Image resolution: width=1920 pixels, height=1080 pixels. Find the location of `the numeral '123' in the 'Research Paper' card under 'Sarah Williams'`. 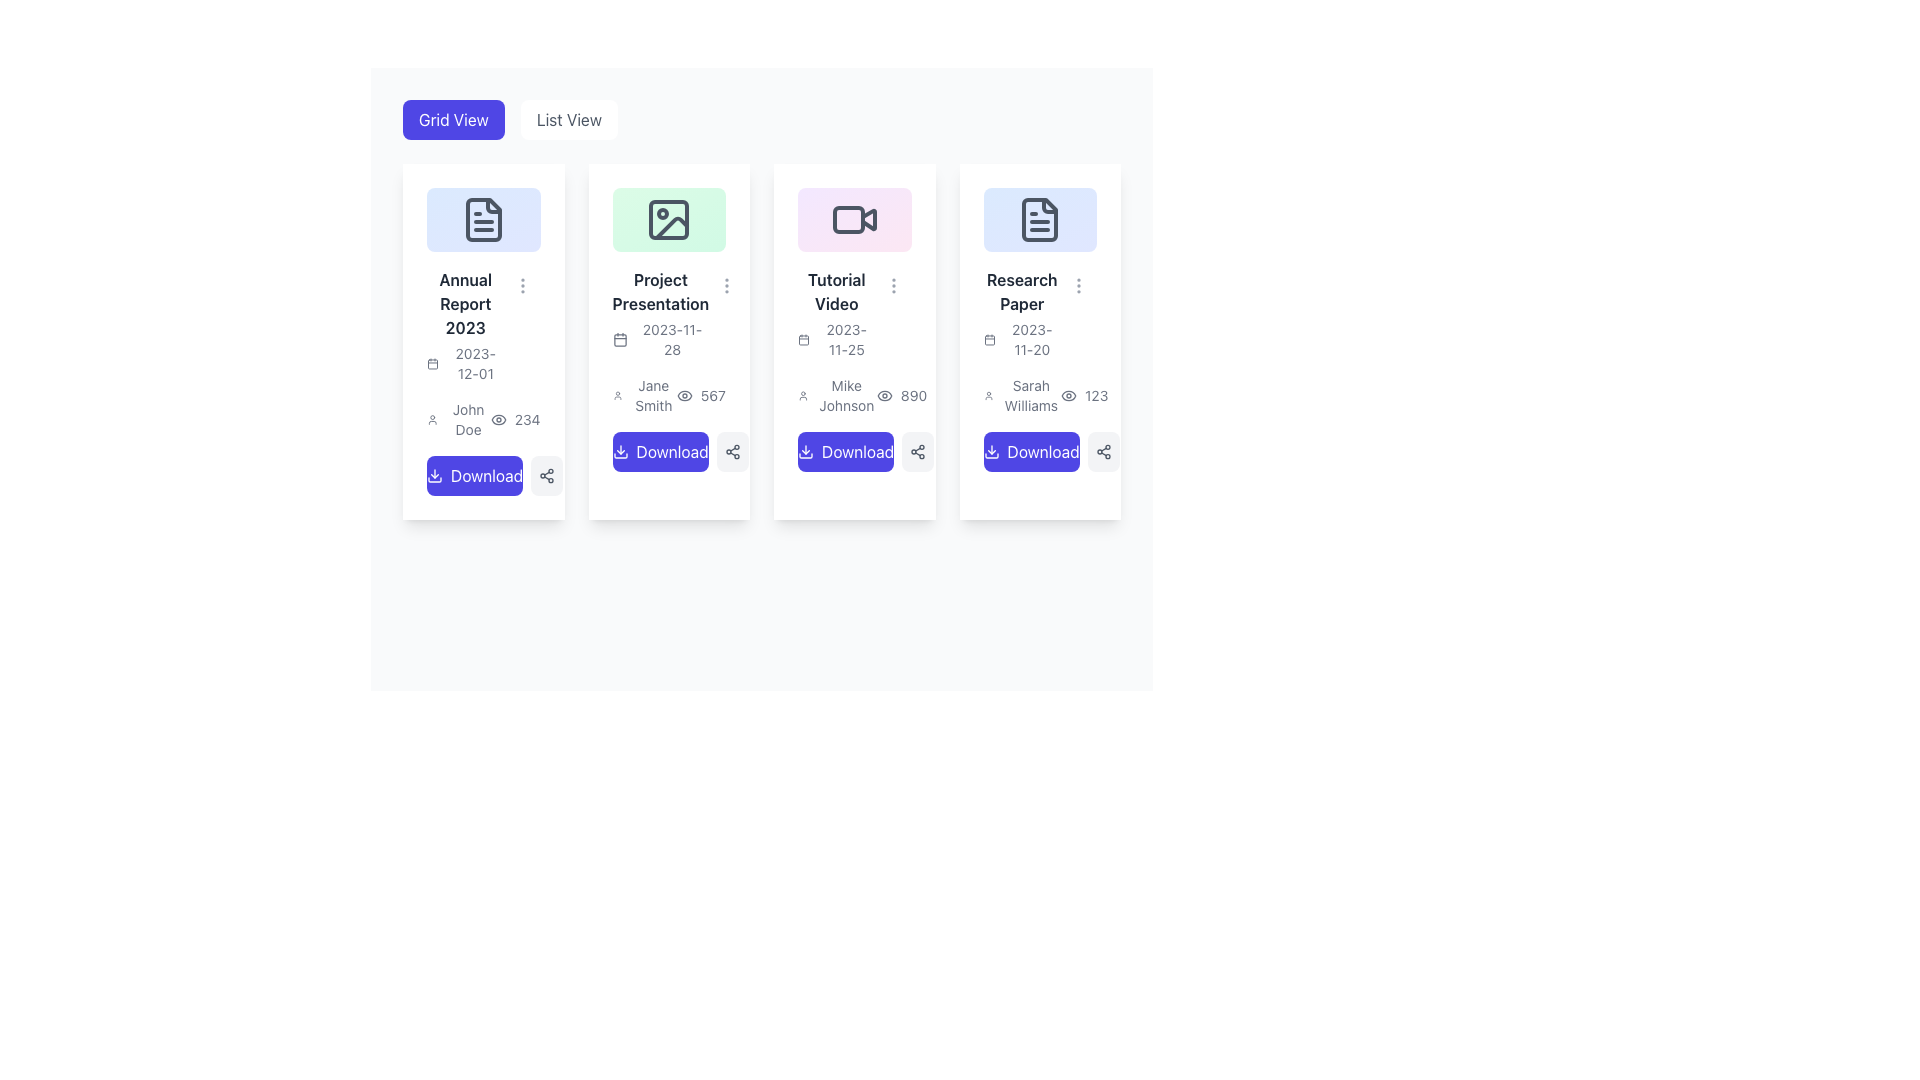

the numeral '123' in the 'Research Paper' card under 'Sarah Williams' is located at coordinates (1083, 395).